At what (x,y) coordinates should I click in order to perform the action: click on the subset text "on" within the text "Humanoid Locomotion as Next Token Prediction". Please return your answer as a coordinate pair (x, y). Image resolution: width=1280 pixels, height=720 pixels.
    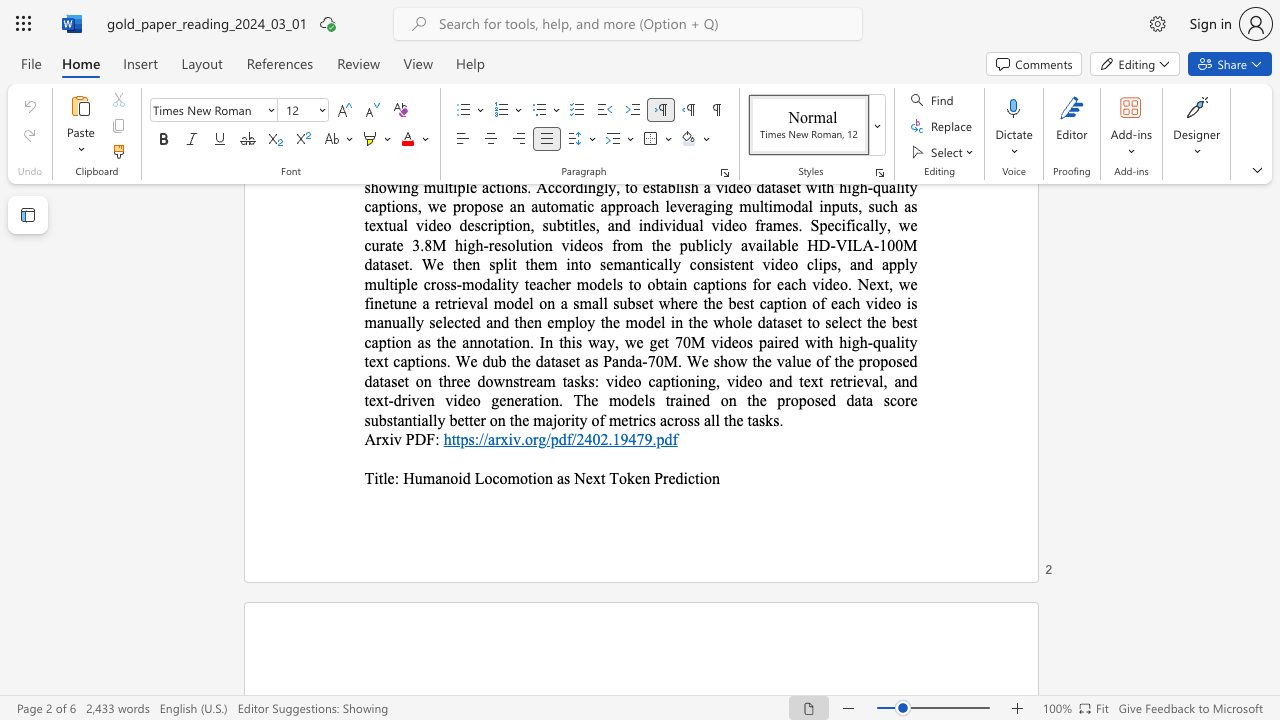
    Looking at the image, I should click on (704, 478).